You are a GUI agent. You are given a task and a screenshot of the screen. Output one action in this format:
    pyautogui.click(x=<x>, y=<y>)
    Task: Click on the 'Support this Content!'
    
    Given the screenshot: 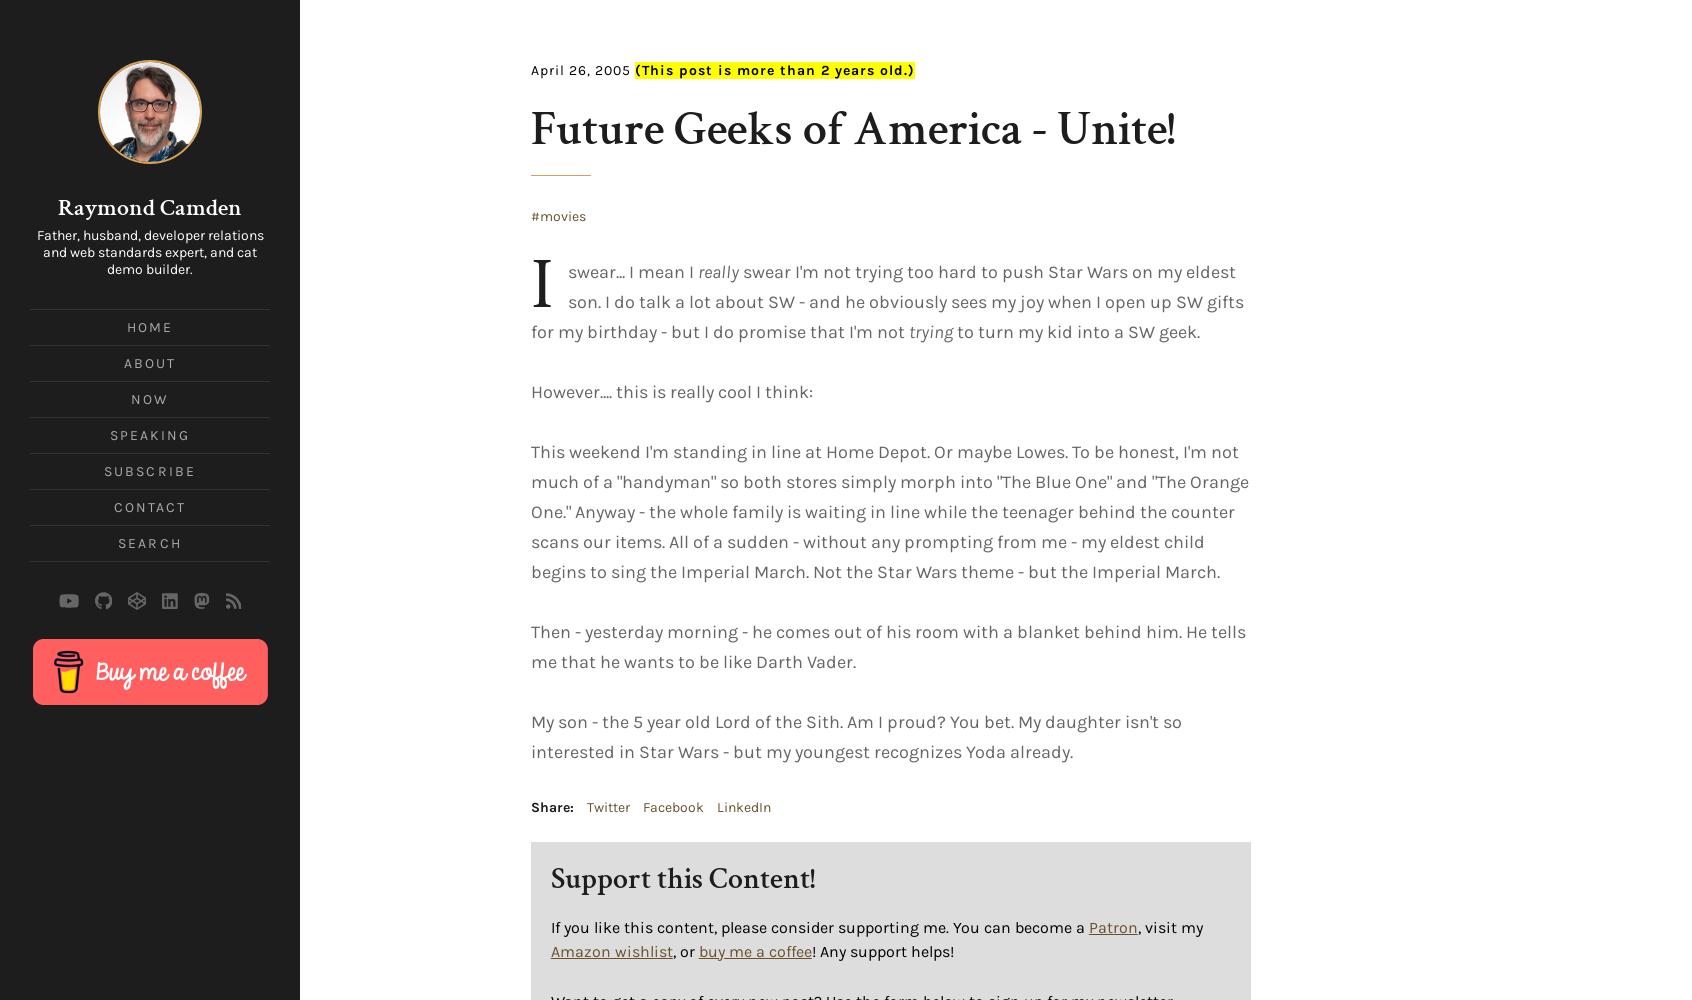 What is the action you would take?
    pyautogui.click(x=682, y=878)
    